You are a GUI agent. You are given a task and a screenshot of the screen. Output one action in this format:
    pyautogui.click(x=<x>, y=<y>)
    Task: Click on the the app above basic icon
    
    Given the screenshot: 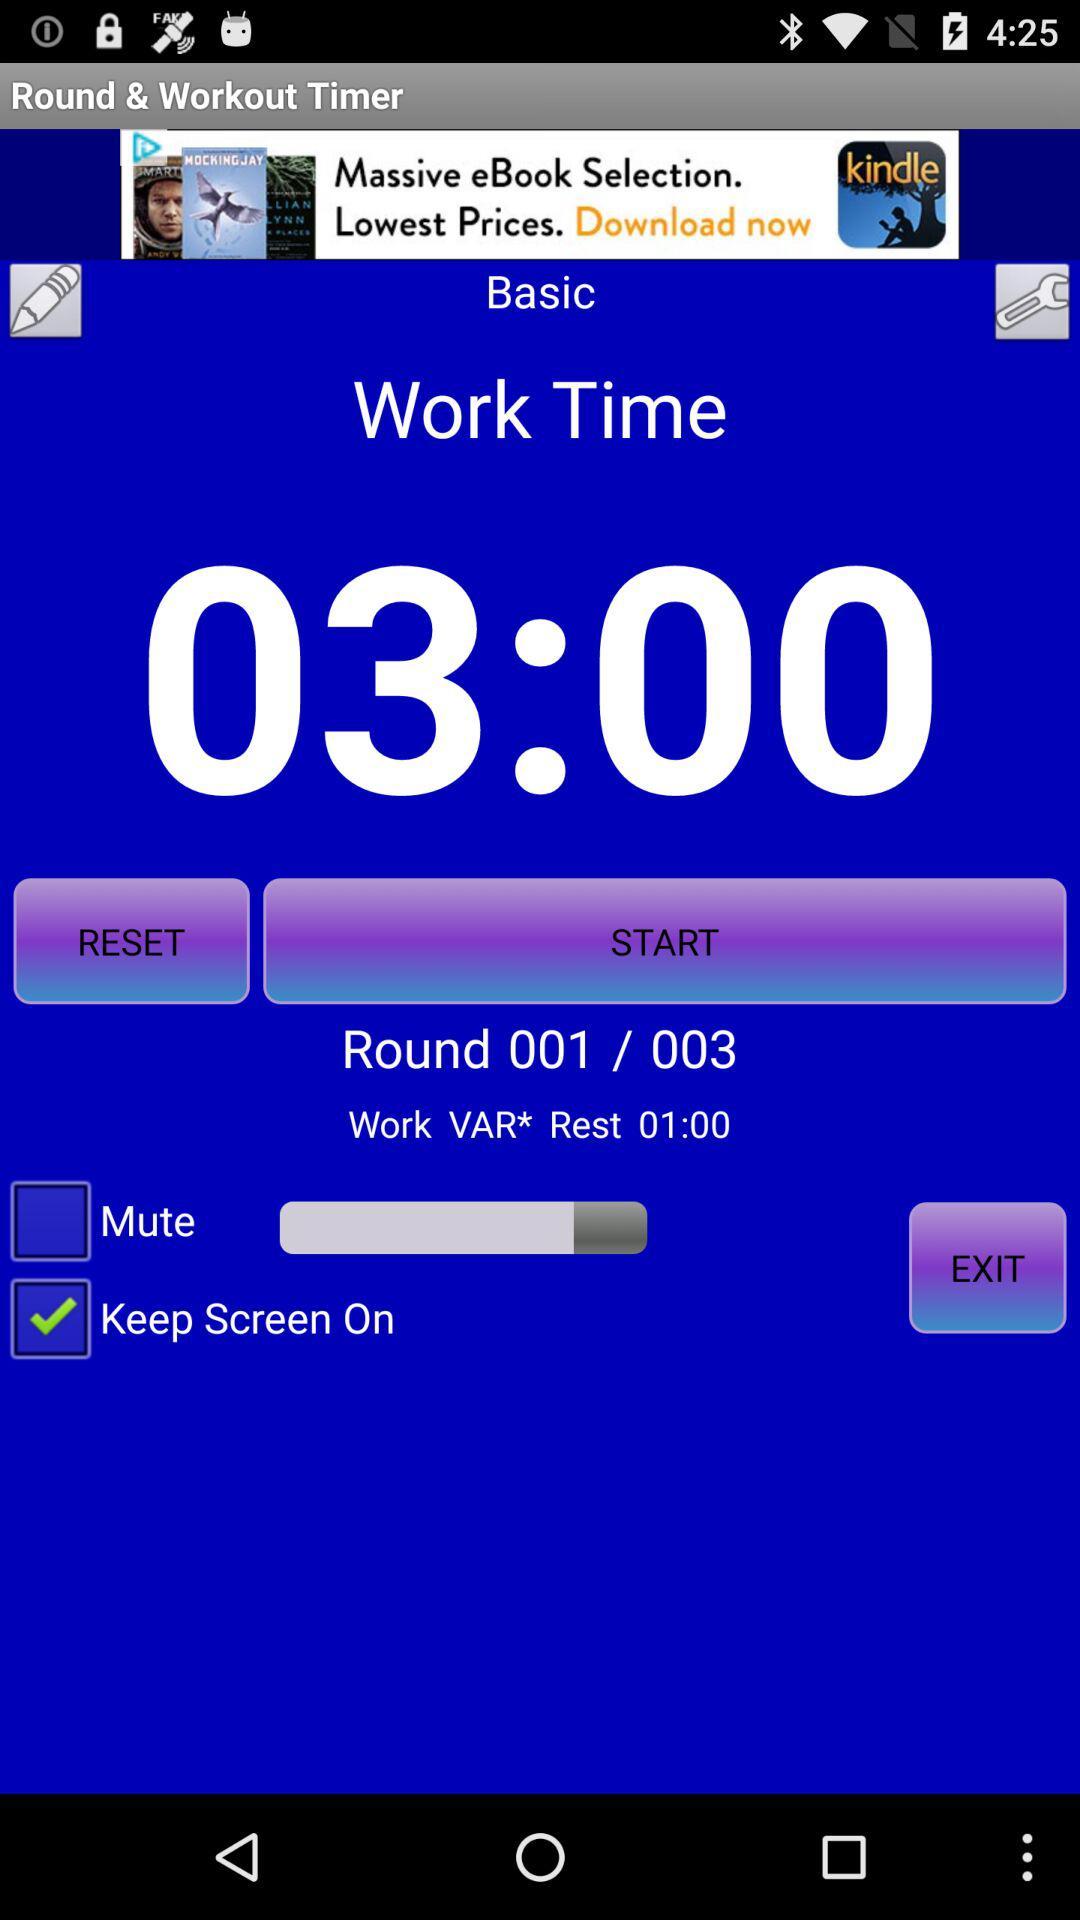 What is the action you would take?
    pyautogui.click(x=540, y=194)
    